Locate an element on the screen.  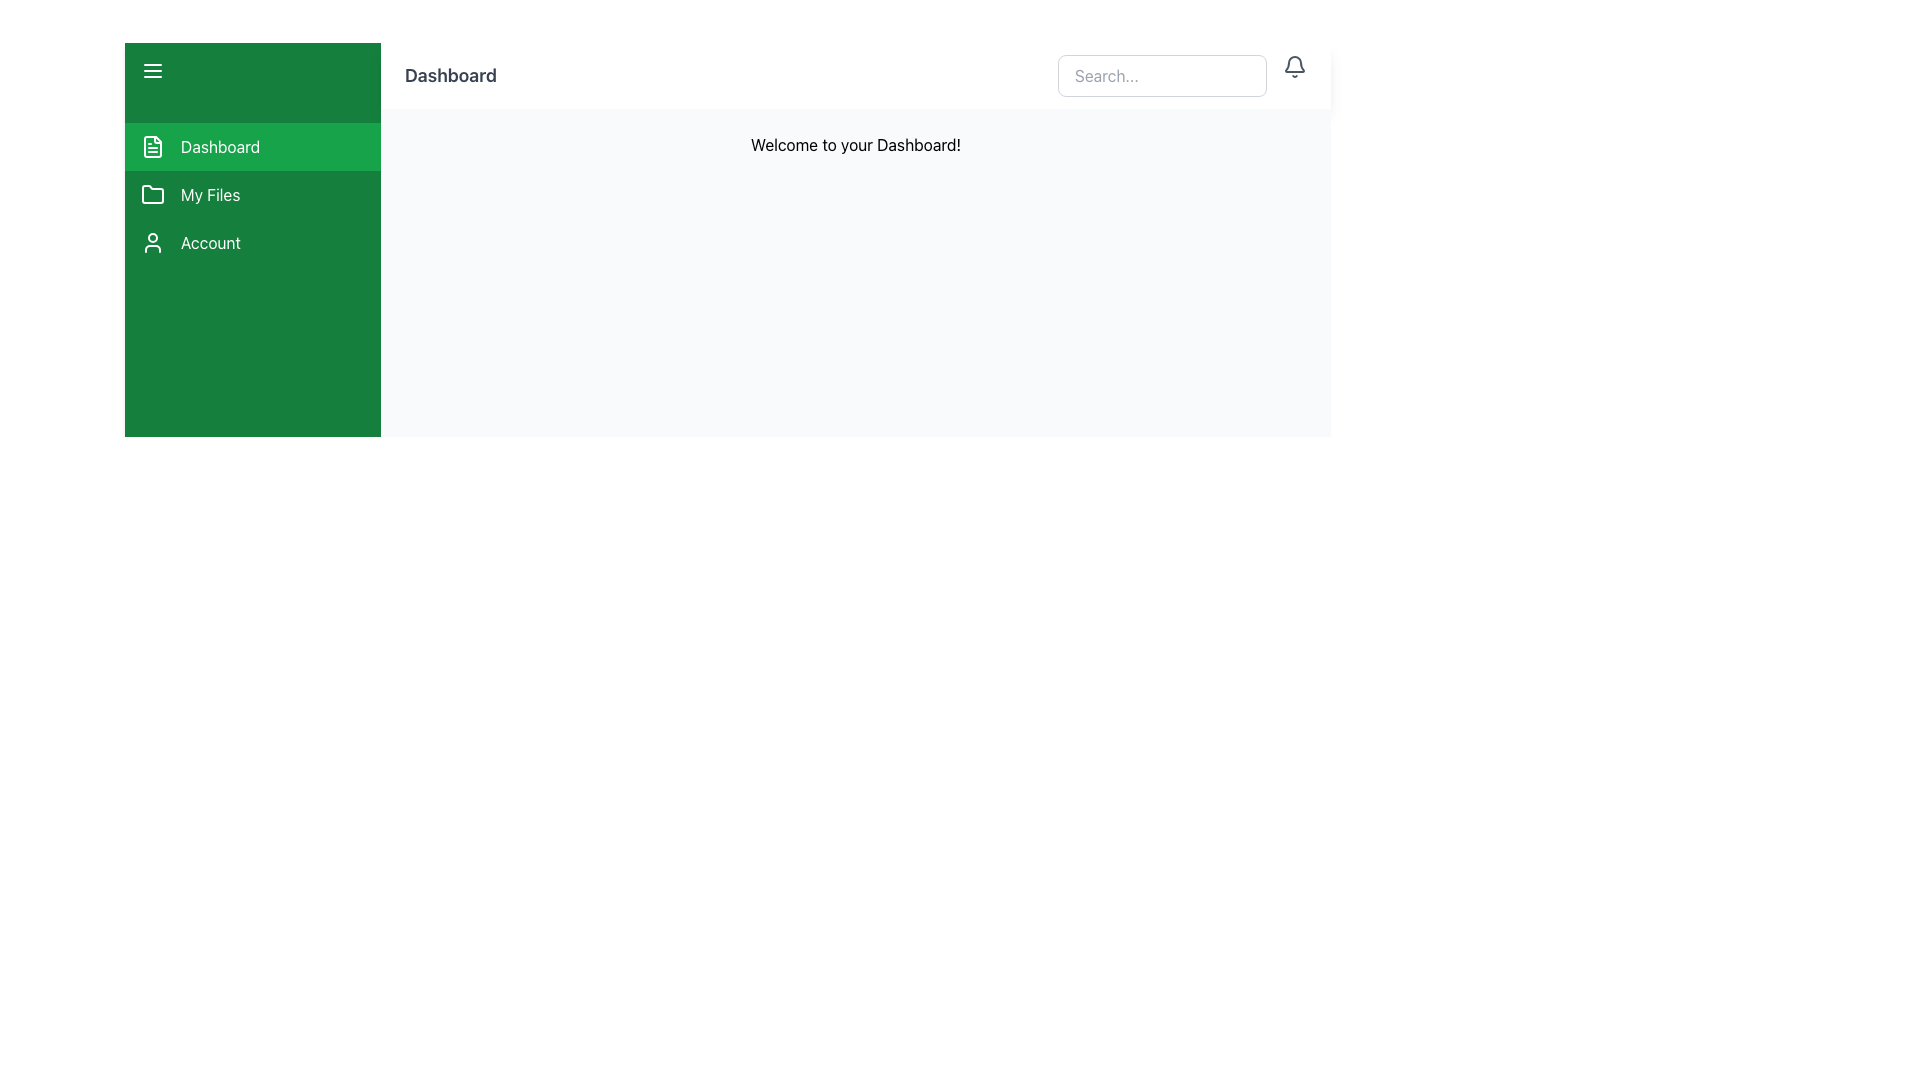
the hamburger menu icon, which is a compact icon with three white horizontal lines on a green background located at the top-left corner of the sidebar is located at coordinates (152, 69).